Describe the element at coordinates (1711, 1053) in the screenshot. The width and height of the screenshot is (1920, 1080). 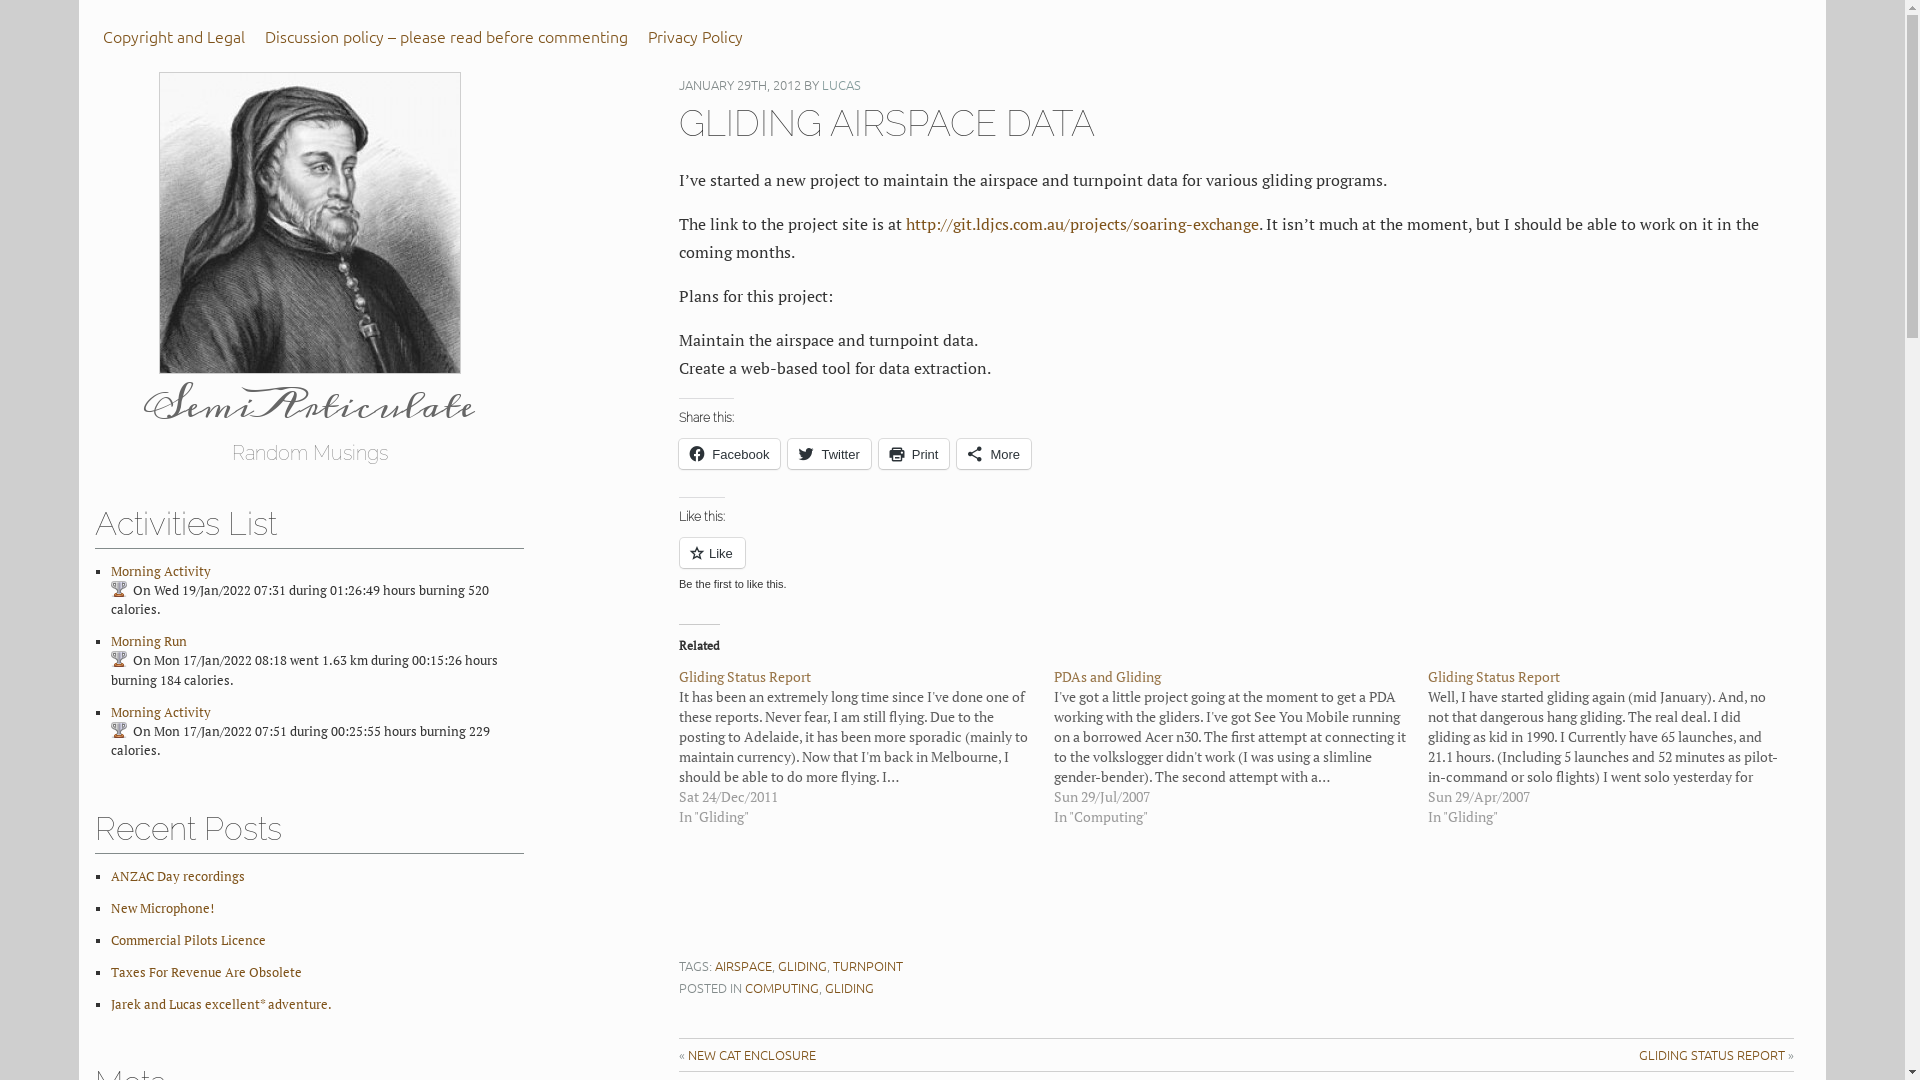
I see `'GLIDING STATUS REPORT'` at that location.